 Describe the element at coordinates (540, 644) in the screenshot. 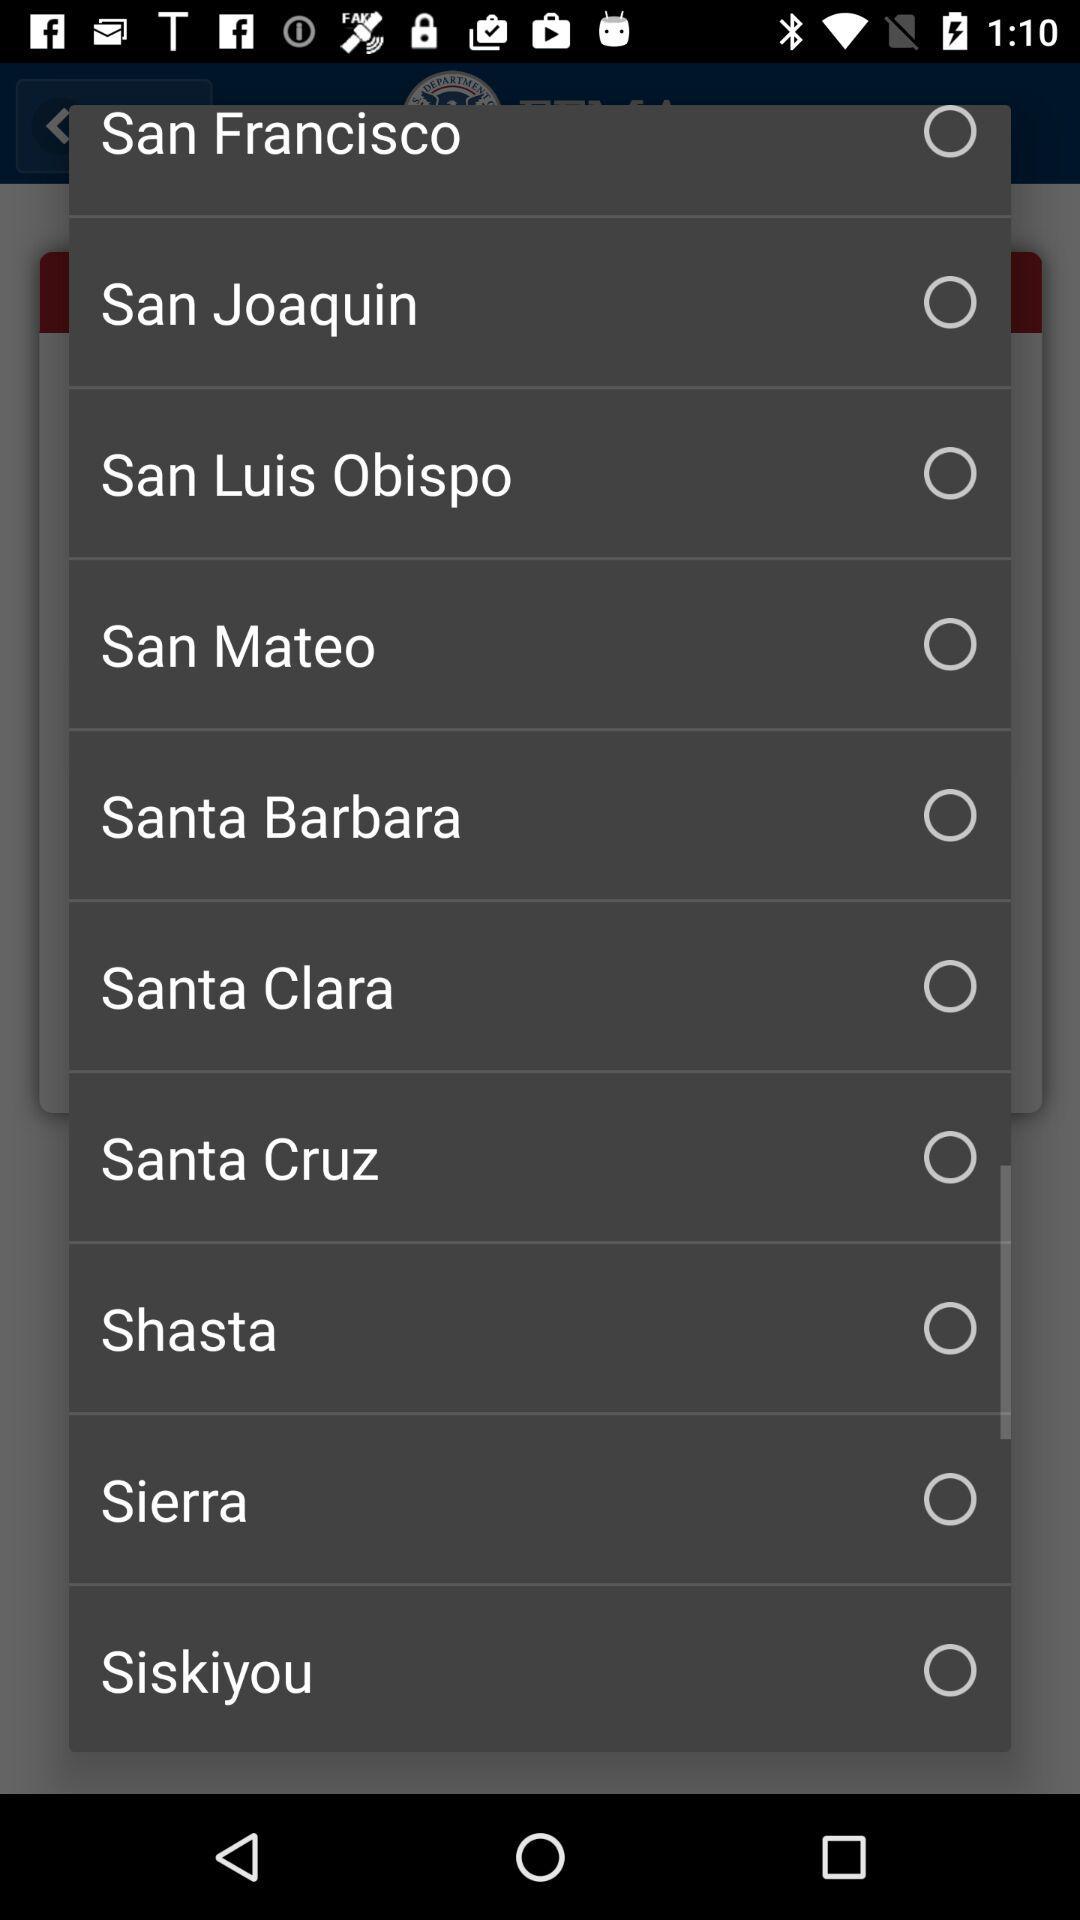

I see `the san mateo checkbox` at that location.